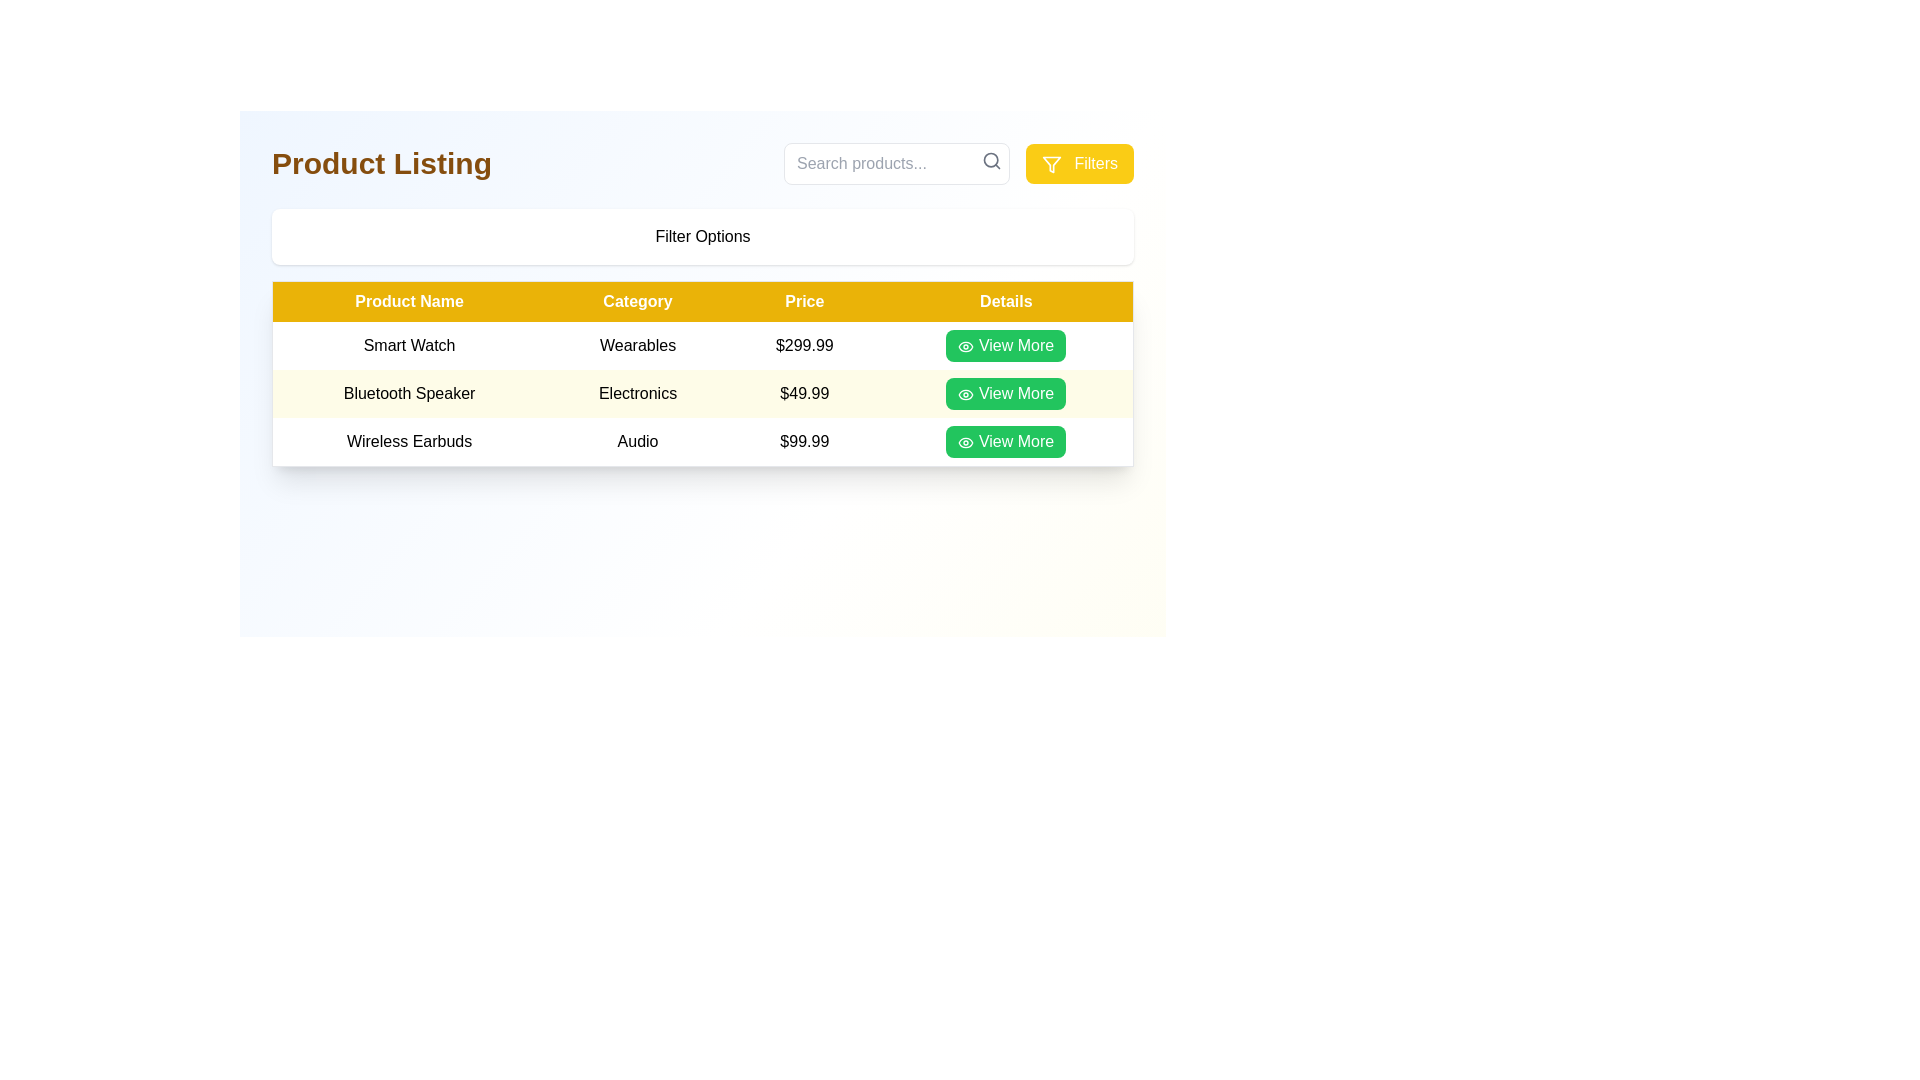 This screenshot has height=1080, width=1920. Describe the element at coordinates (966, 441) in the screenshot. I see `the eye icon component representing visibility in the 'Details' column of the first product row ('Smart Watch') in the table` at that location.